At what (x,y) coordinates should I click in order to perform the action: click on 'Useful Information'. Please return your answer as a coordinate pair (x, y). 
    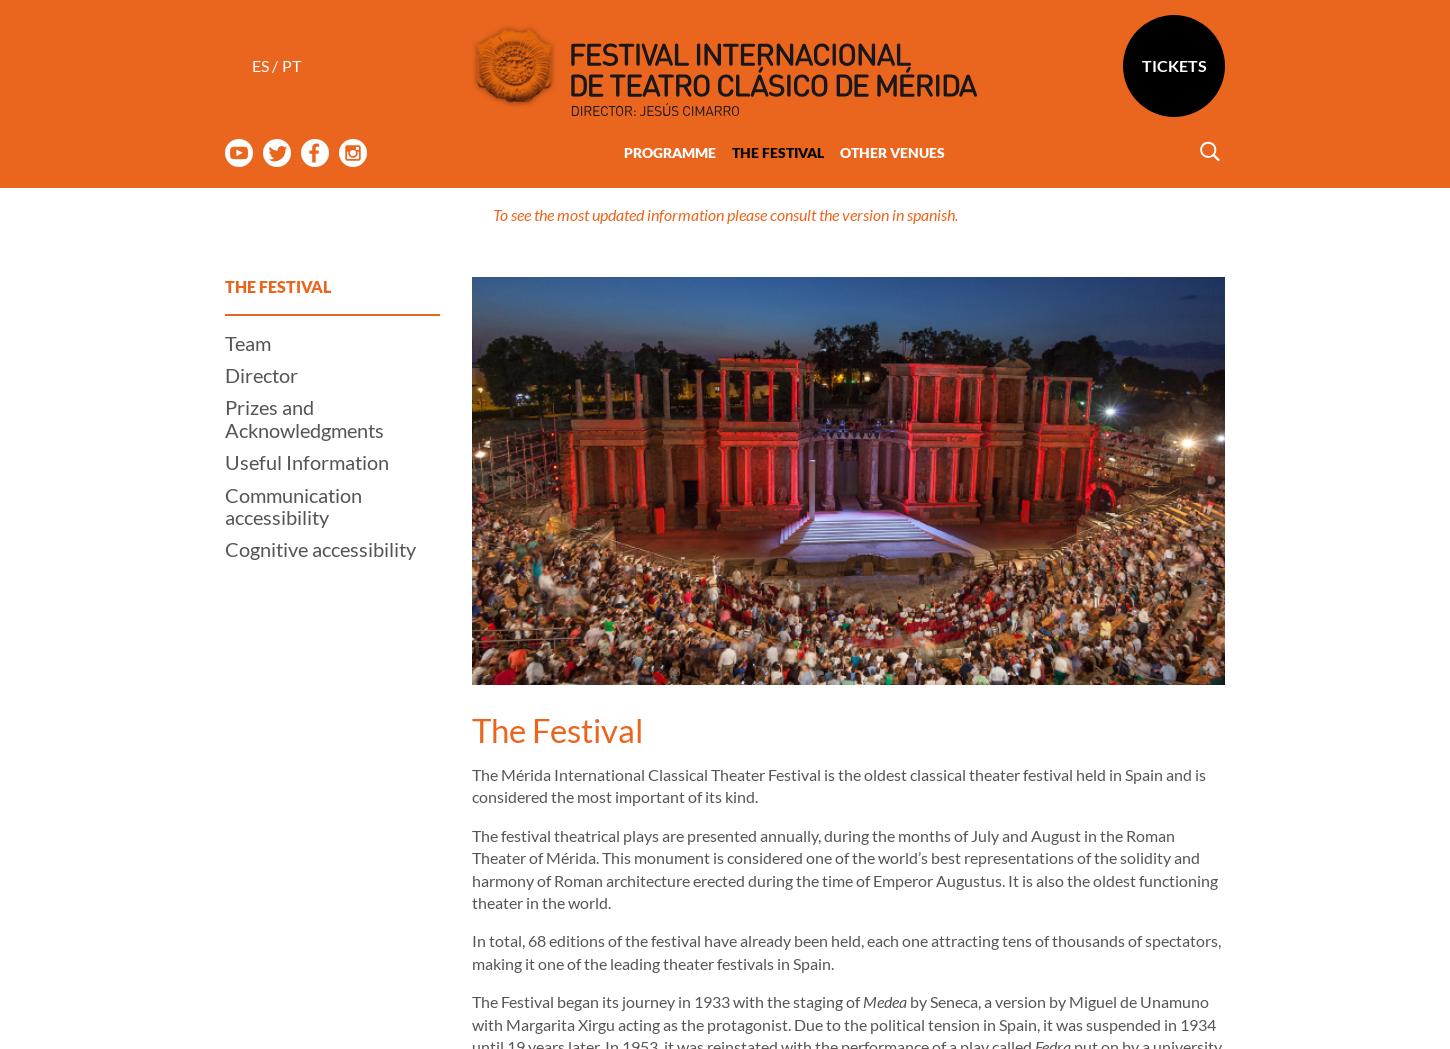
    Looking at the image, I should click on (306, 382).